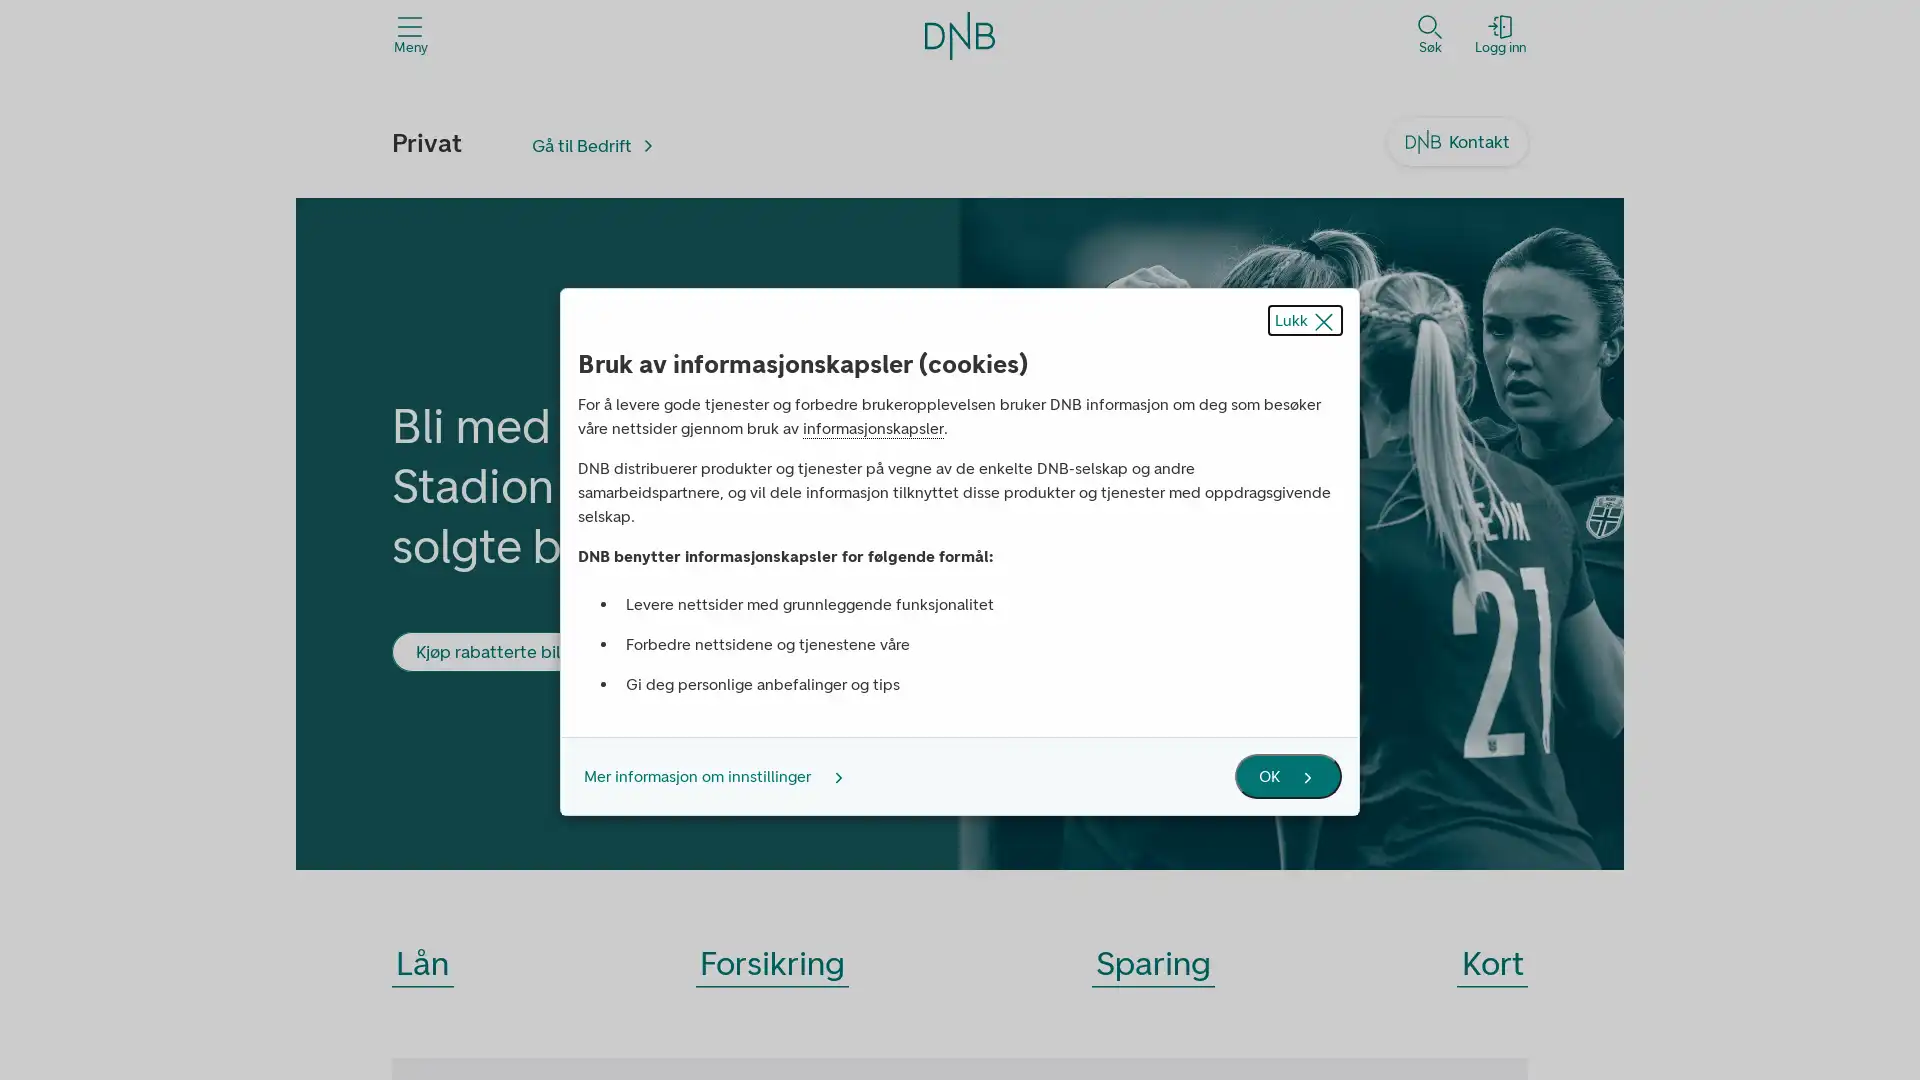  Describe the element at coordinates (1305, 318) in the screenshot. I see `Lukk popup` at that location.